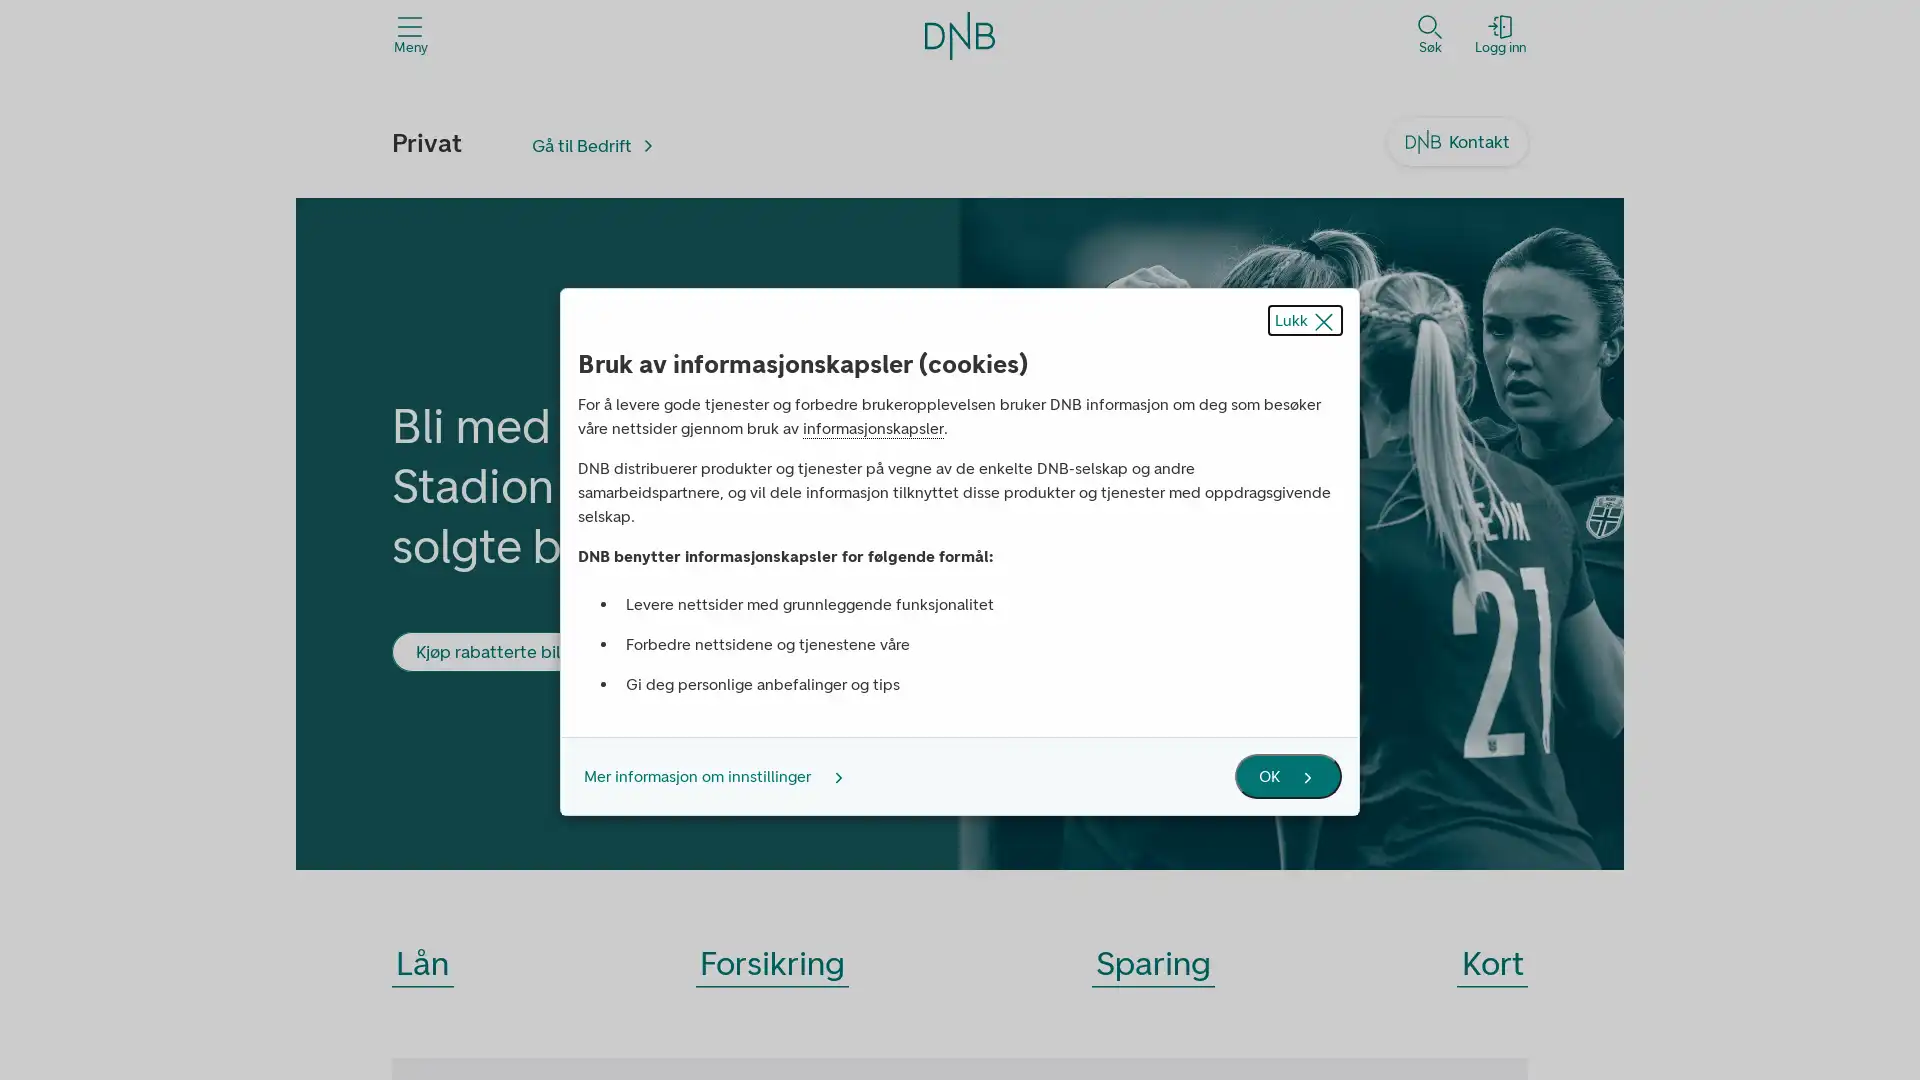  Describe the element at coordinates (1305, 318) in the screenshot. I see `Lukk popup` at that location.